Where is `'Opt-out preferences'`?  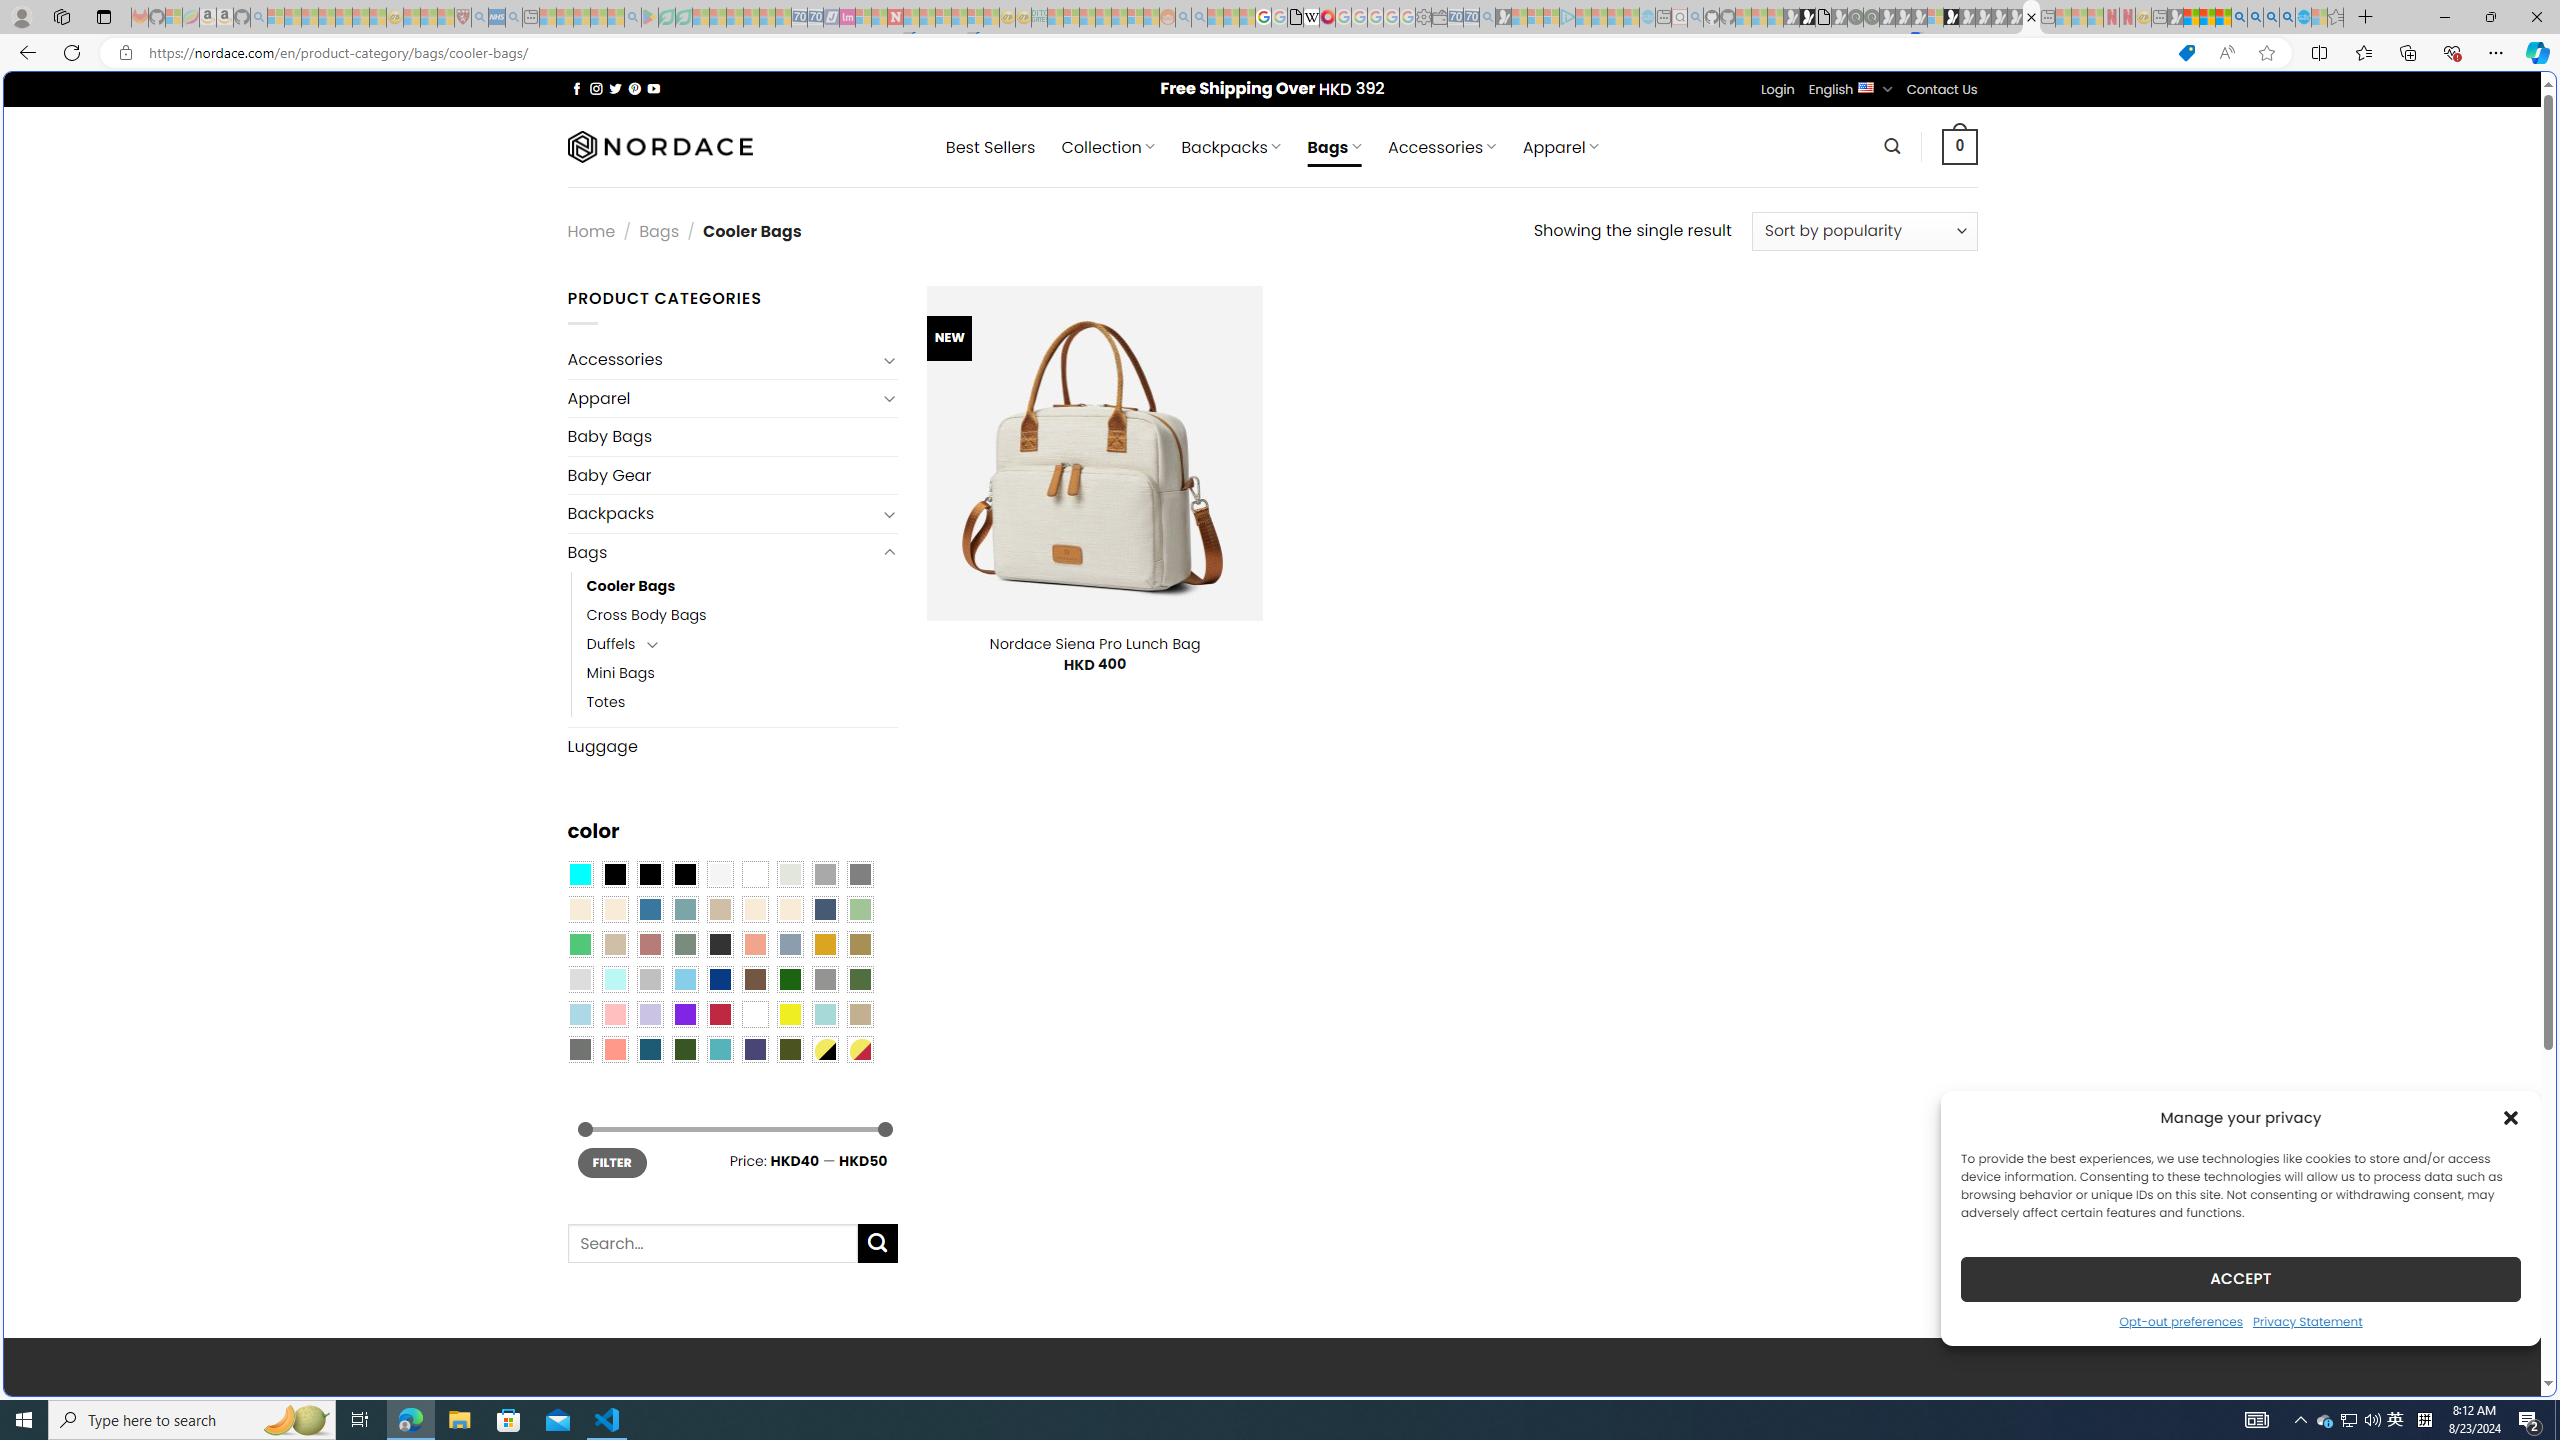 'Opt-out preferences' is located at coordinates (2180, 1320).